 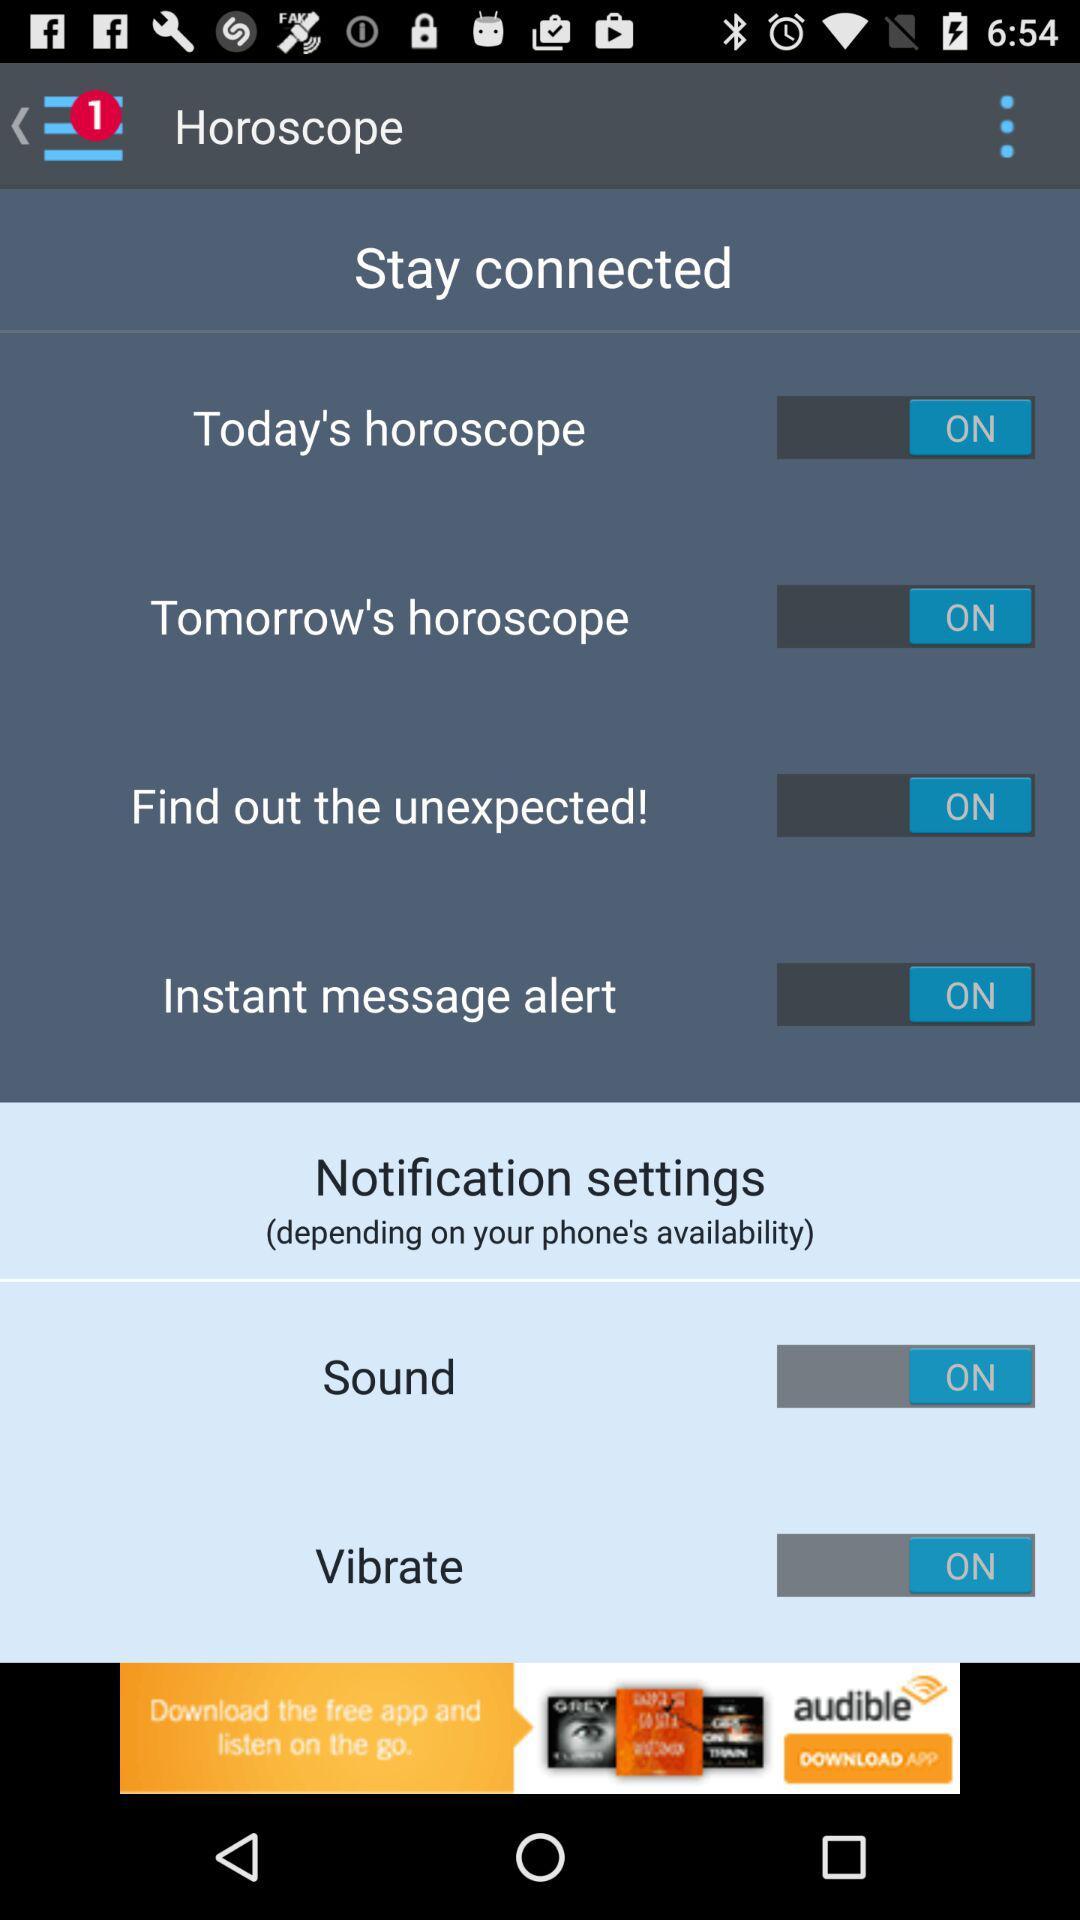 What do you see at coordinates (540, 1727) in the screenshot?
I see `advertising pop up banner` at bounding box center [540, 1727].